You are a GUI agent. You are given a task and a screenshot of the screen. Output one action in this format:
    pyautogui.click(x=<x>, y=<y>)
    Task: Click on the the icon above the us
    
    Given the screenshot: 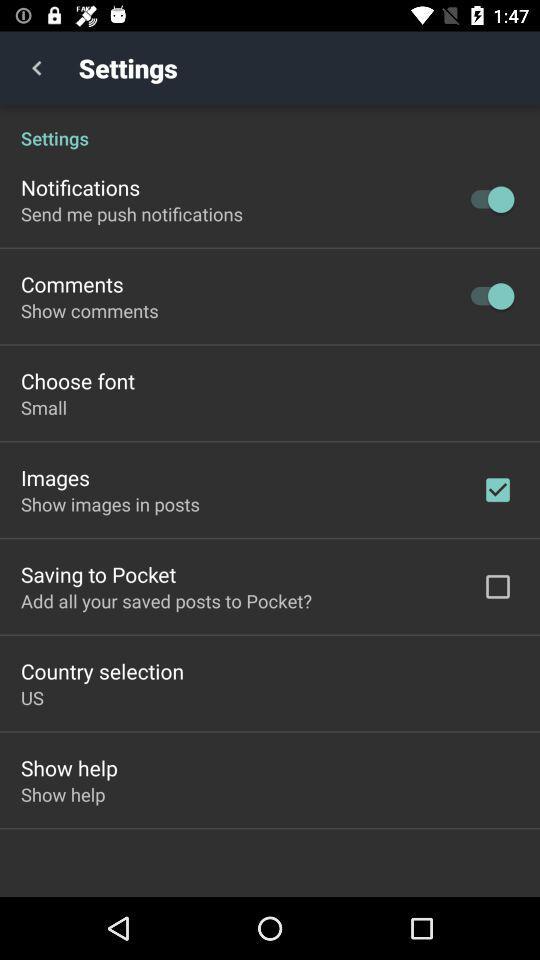 What is the action you would take?
    pyautogui.click(x=102, y=671)
    